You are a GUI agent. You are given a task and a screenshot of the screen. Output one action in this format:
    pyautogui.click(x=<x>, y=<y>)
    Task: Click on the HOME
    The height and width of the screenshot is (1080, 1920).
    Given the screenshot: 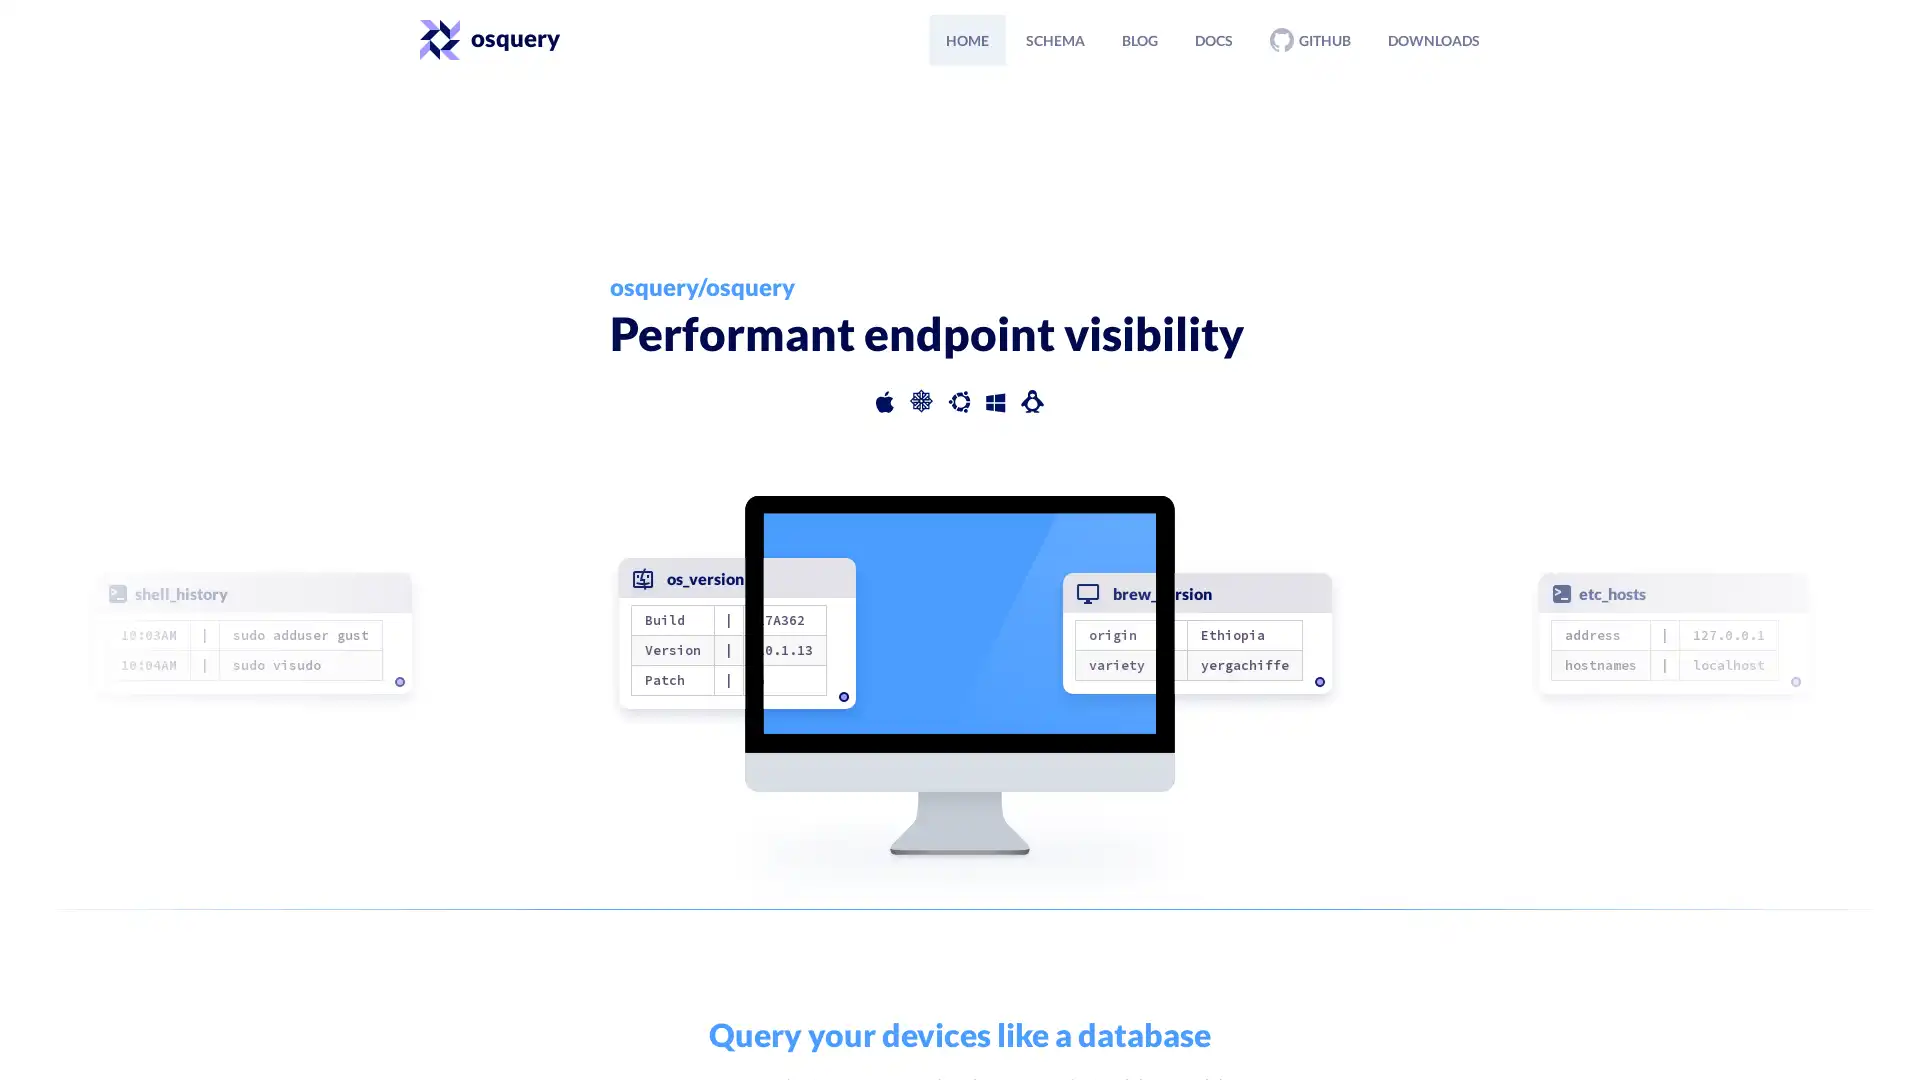 What is the action you would take?
    pyautogui.click(x=967, y=39)
    